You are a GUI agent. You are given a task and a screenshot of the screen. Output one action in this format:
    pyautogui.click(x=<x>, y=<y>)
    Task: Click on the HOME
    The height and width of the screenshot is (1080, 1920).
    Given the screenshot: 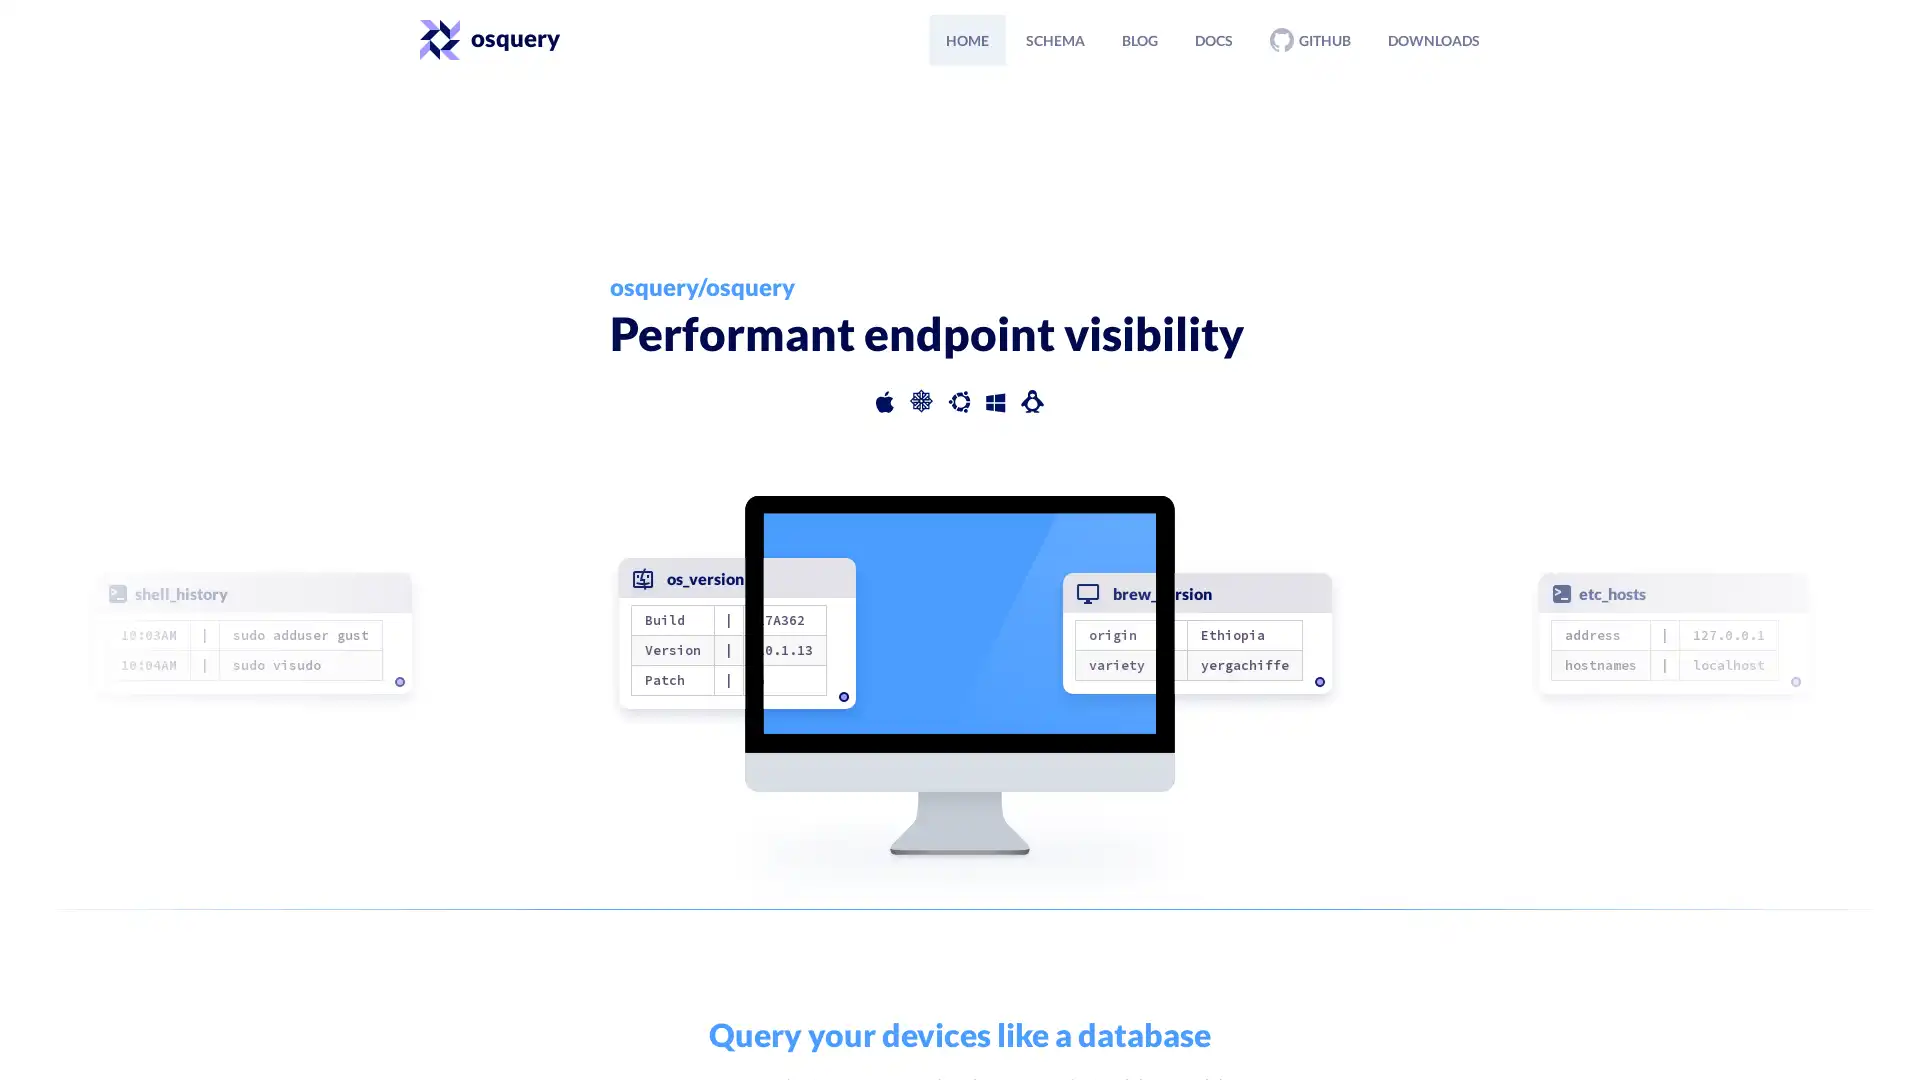 What is the action you would take?
    pyautogui.click(x=967, y=39)
    